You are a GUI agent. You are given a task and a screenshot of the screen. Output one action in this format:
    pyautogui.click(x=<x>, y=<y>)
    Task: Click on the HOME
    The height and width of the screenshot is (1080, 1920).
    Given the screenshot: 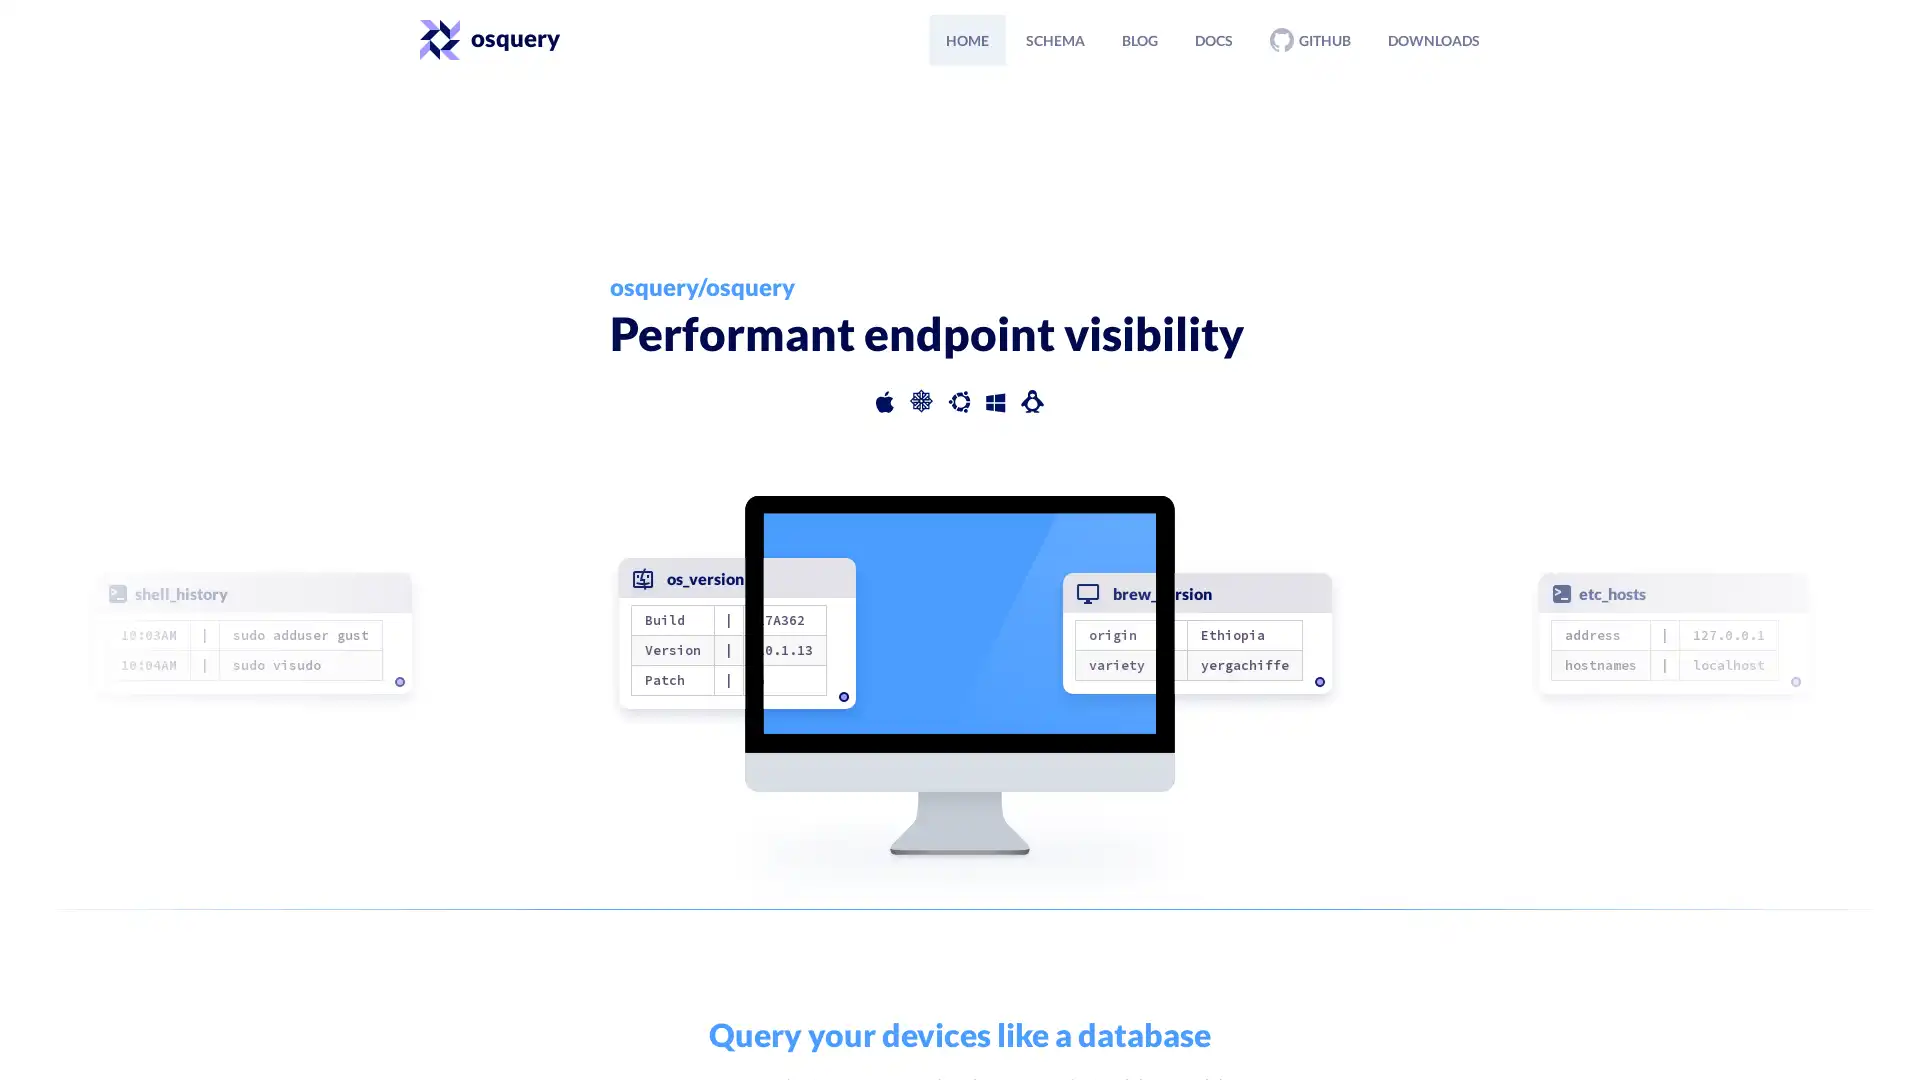 What is the action you would take?
    pyautogui.click(x=967, y=39)
    